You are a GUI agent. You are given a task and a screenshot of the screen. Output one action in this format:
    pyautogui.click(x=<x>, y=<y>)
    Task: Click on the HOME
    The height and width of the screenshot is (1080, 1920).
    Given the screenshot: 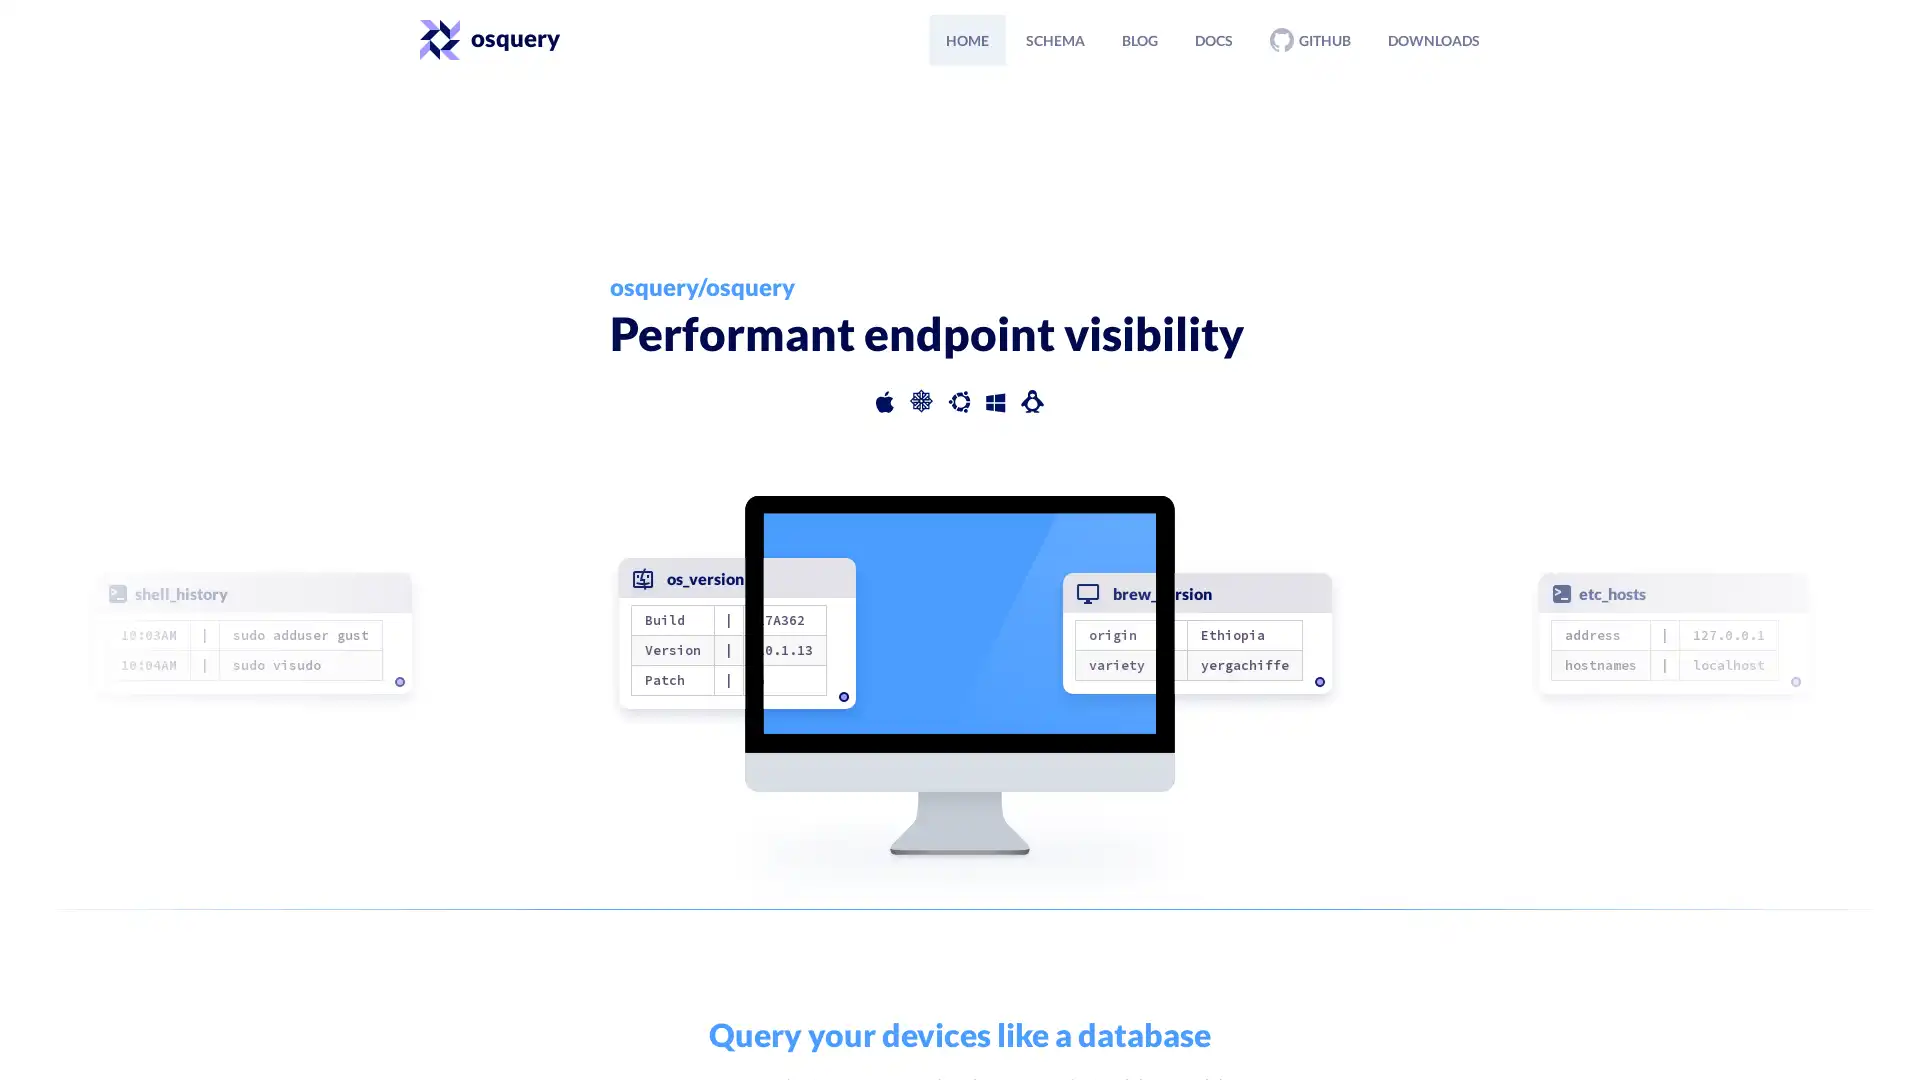 What is the action you would take?
    pyautogui.click(x=967, y=39)
    